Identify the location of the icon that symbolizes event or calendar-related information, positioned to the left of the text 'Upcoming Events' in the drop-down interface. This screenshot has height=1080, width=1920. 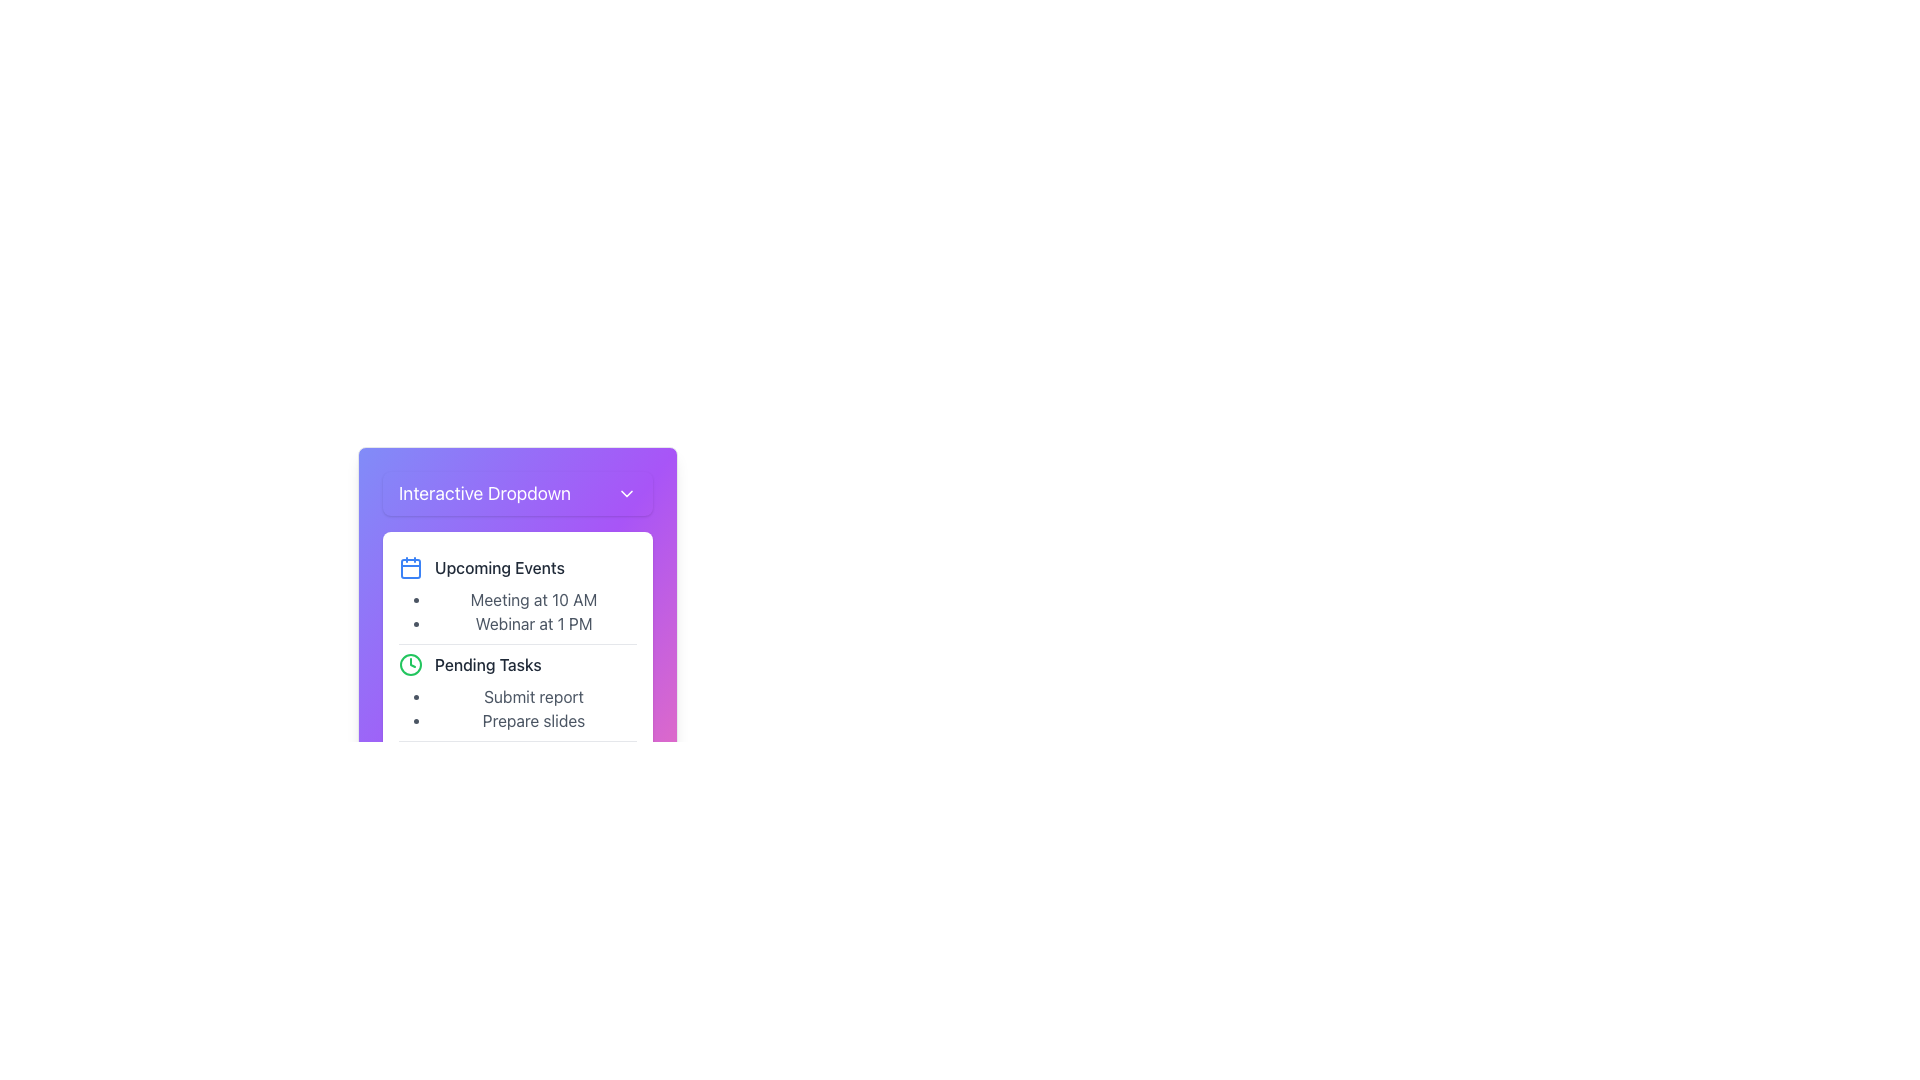
(410, 567).